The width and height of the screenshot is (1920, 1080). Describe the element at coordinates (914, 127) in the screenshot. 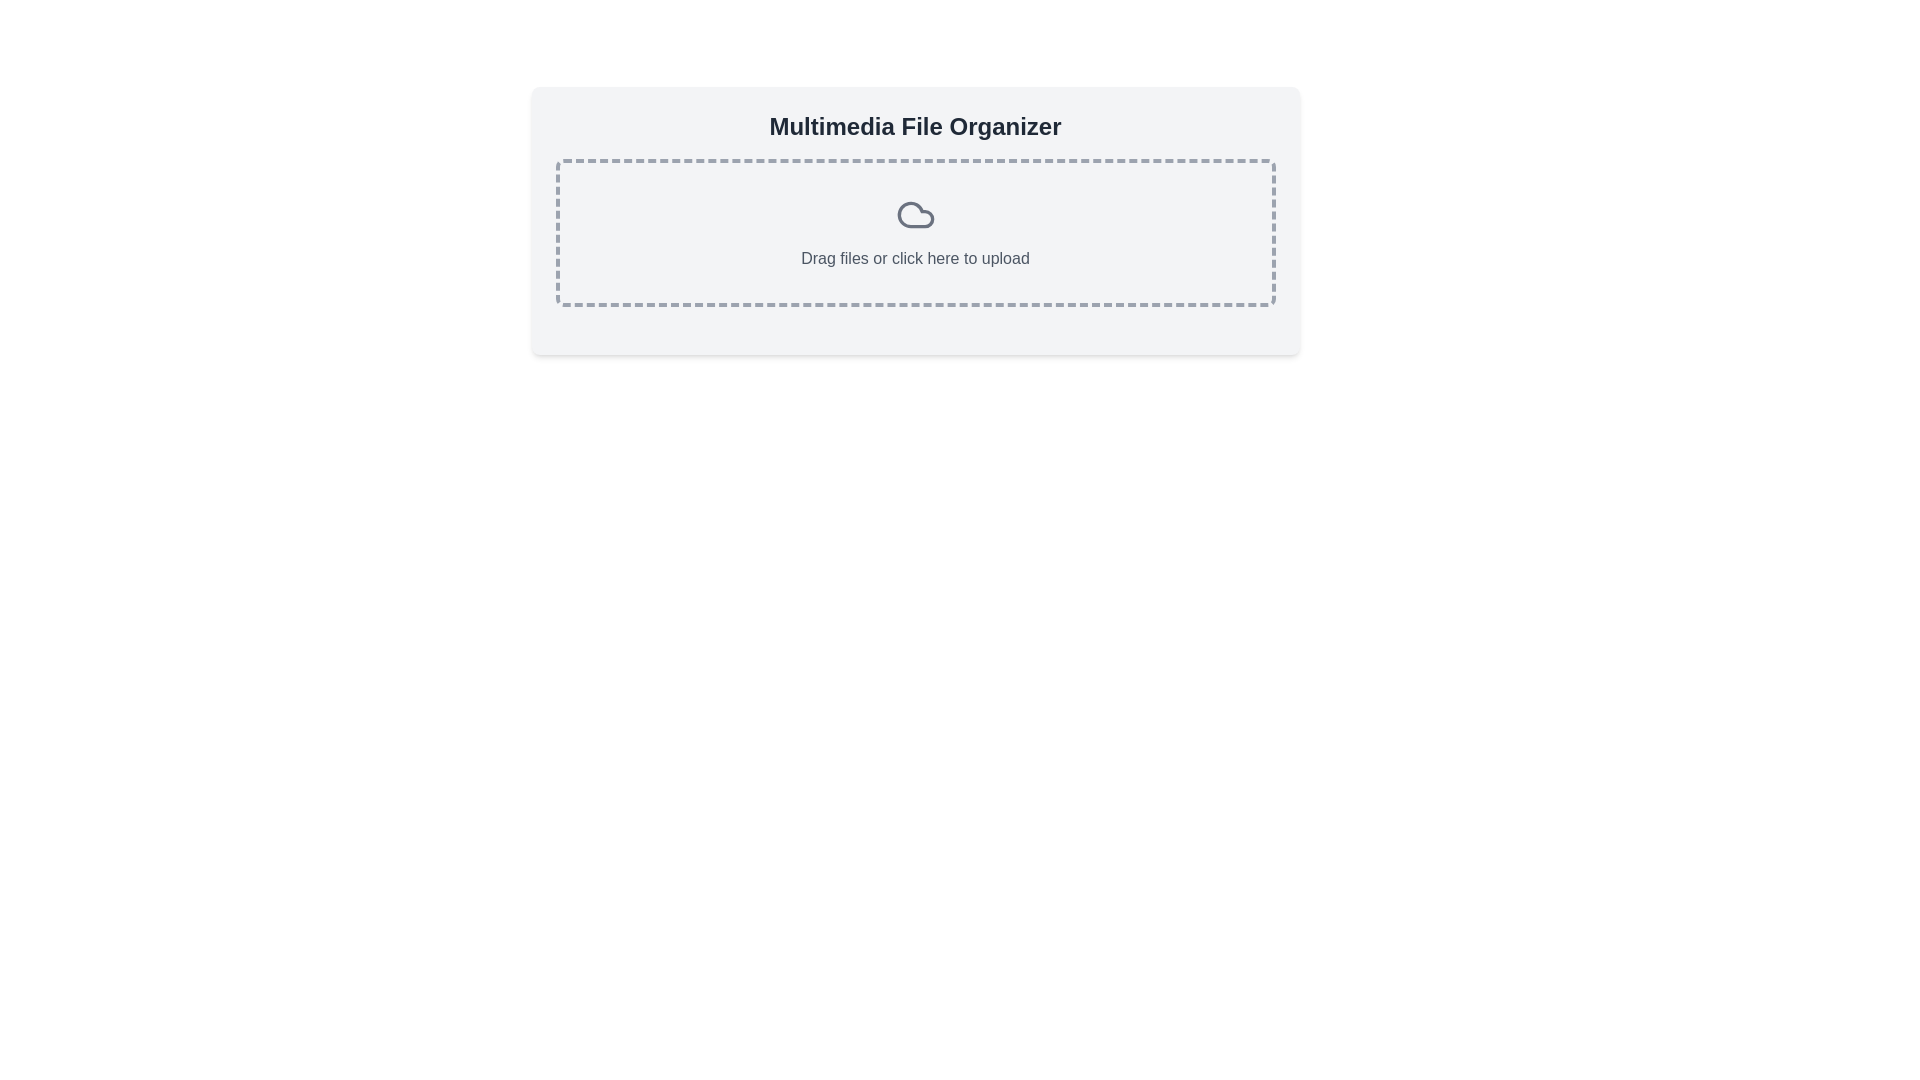

I see `the static text element that serves as a title or header for organizing multimedia files, located at the top of the layout` at that location.